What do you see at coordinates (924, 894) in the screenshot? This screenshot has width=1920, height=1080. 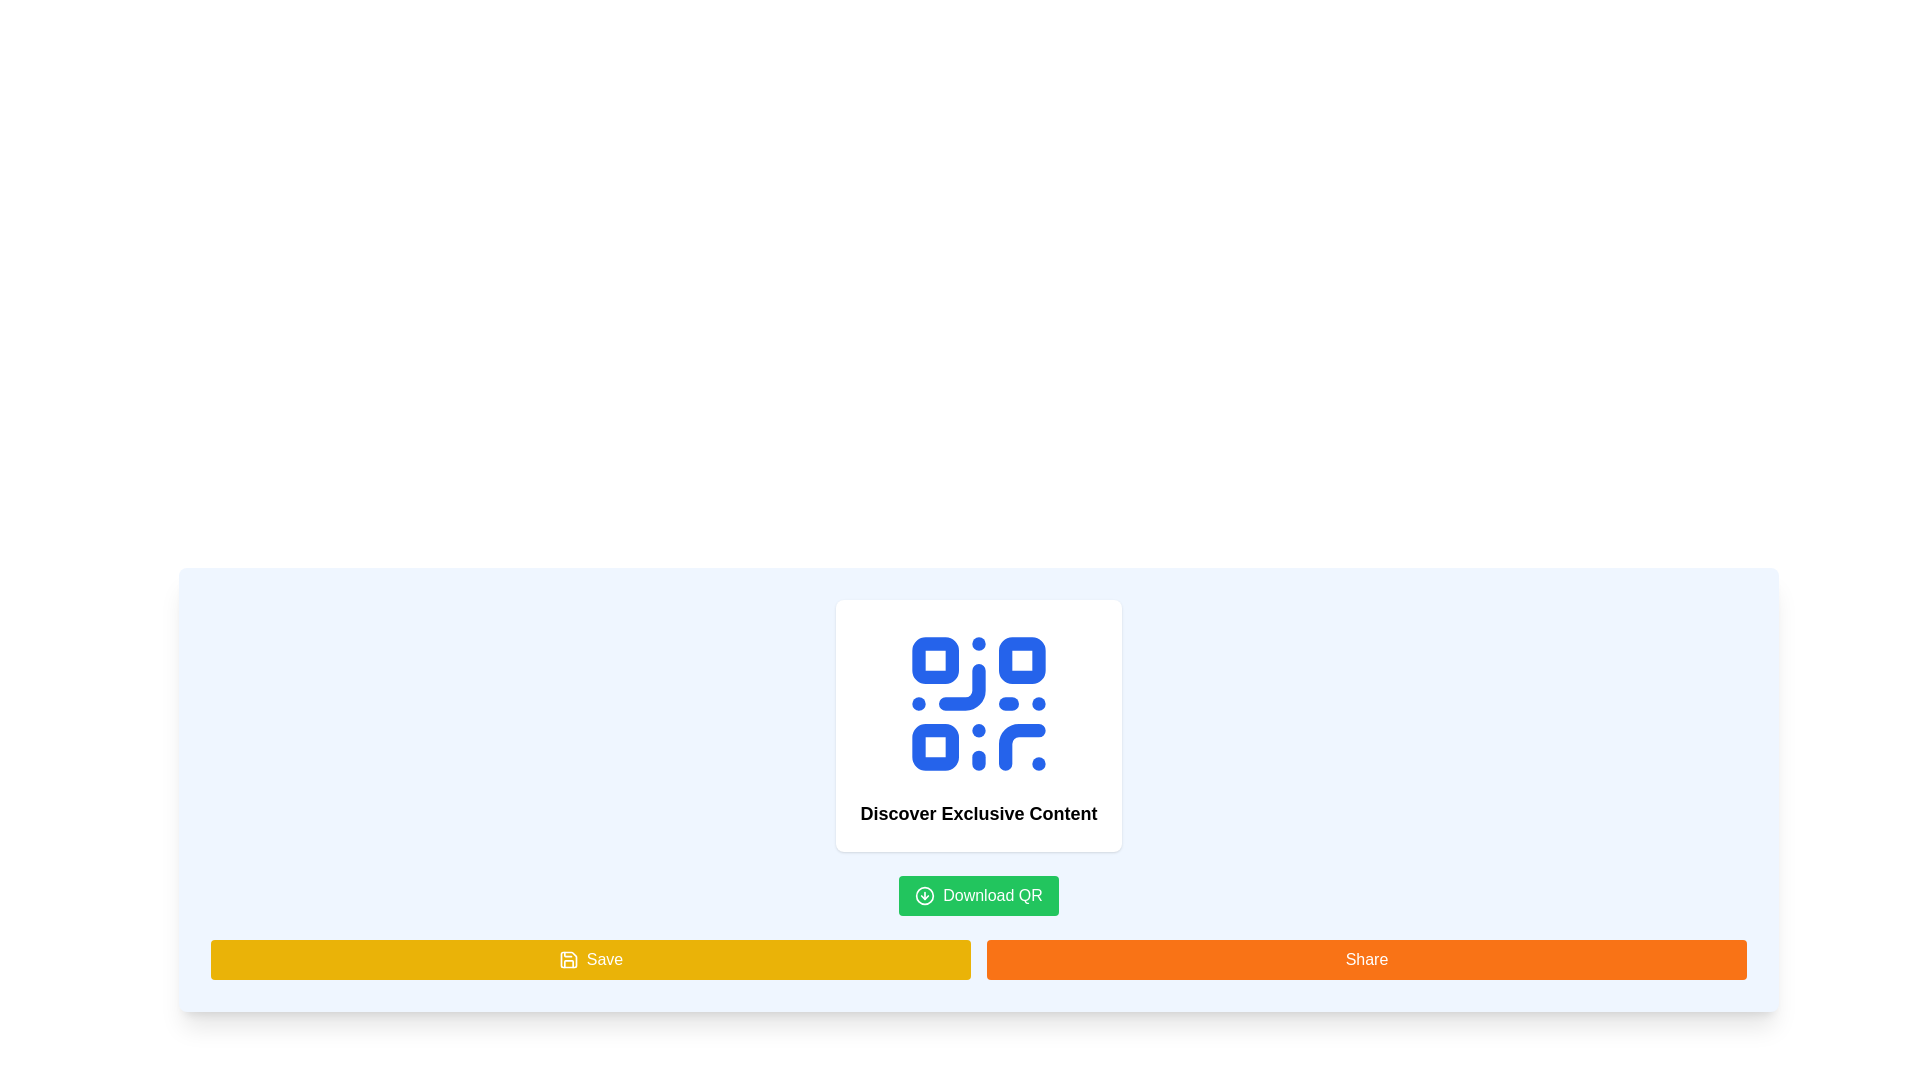 I see `the download icon located within the 'Download QR' button, which is the leftmost component of the button` at bounding box center [924, 894].